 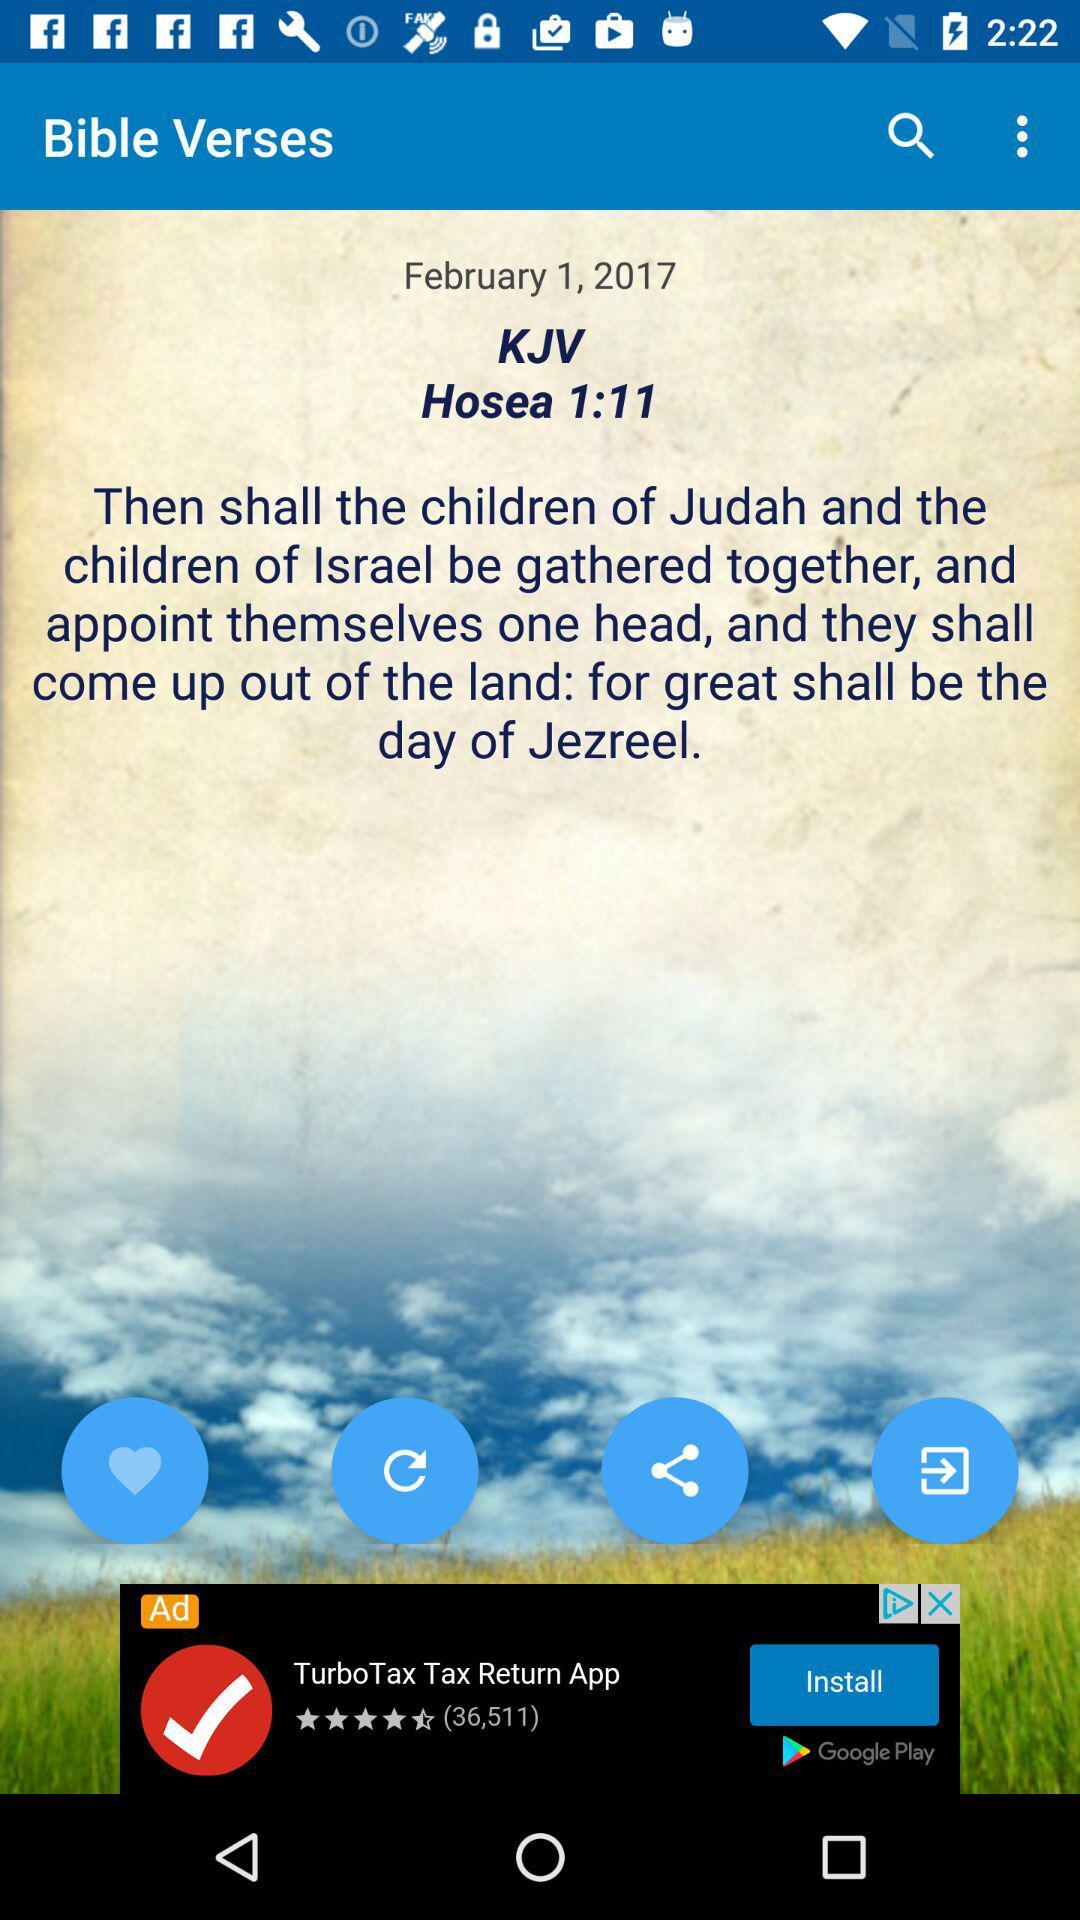 What do you see at coordinates (945, 1470) in the screenshot?
I see `the launch icon` at bounding box center [945, 1470].